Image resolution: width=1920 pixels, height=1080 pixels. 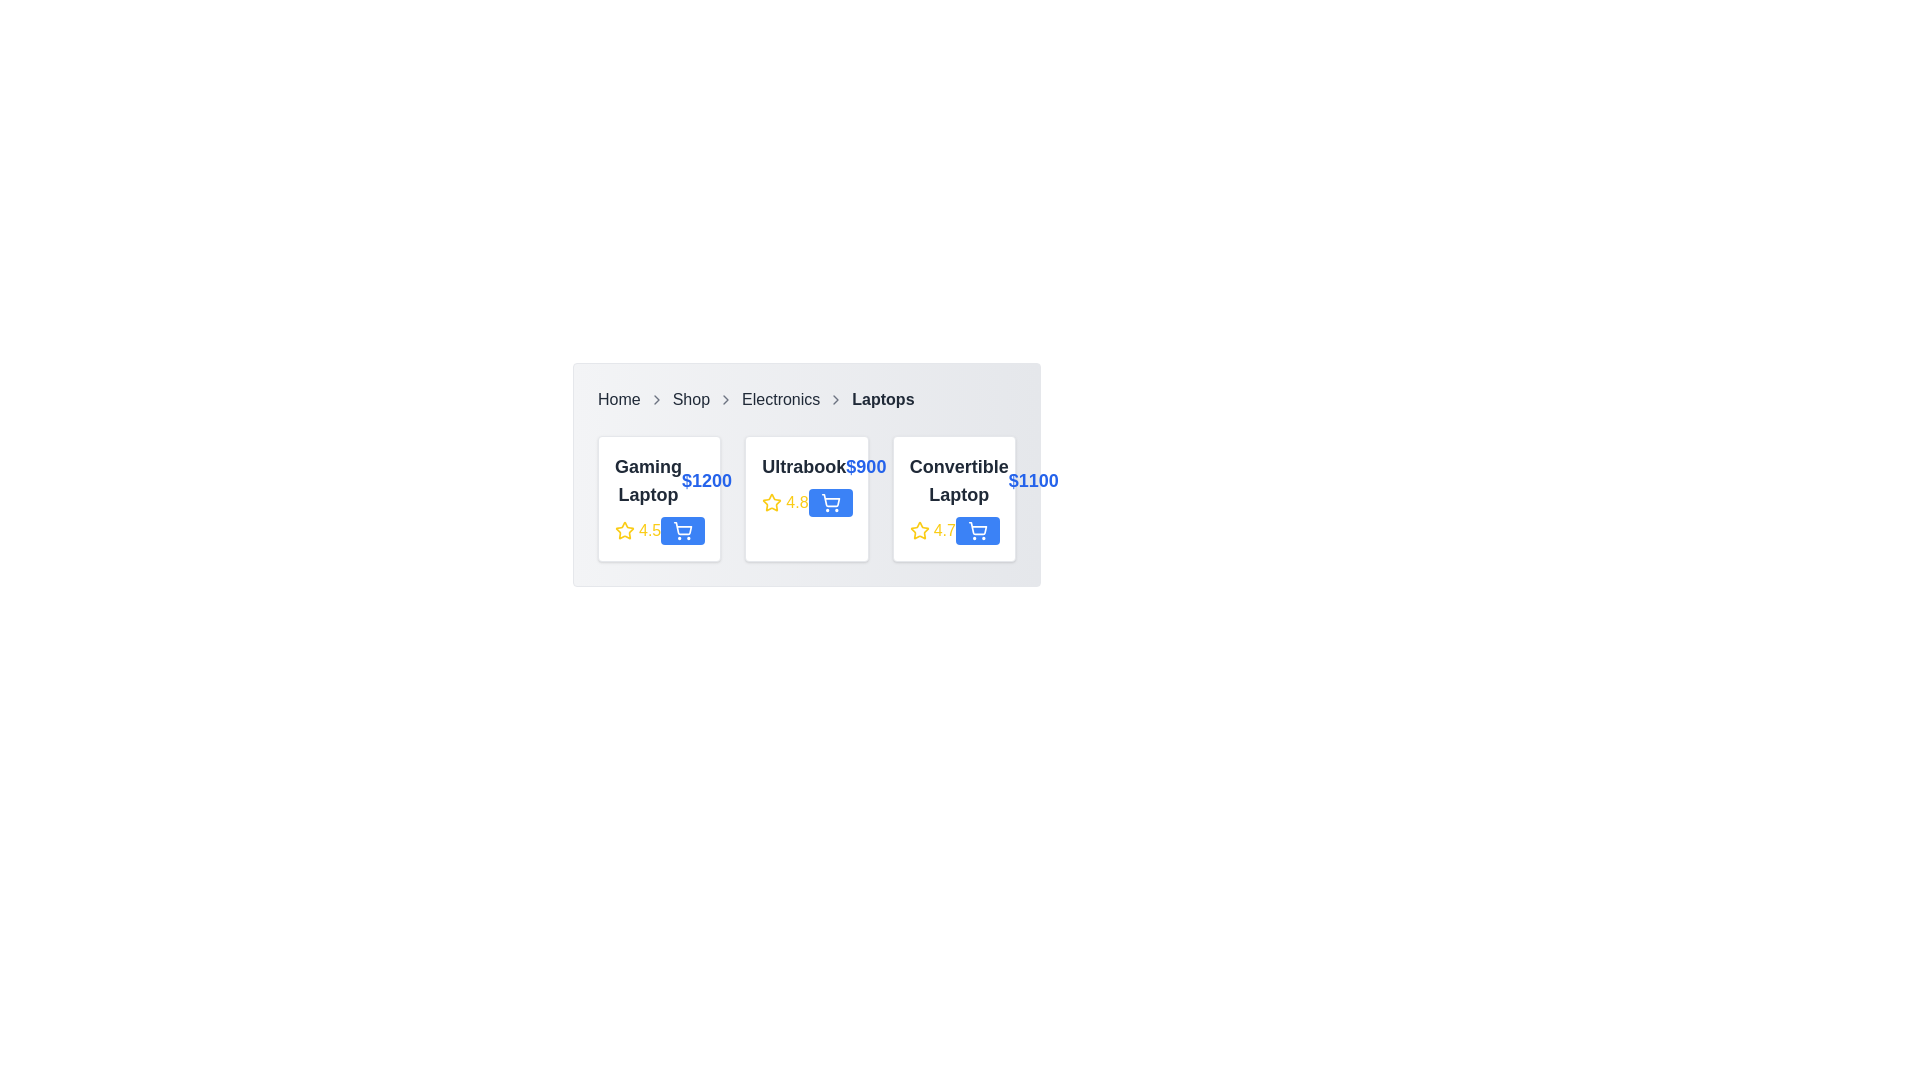 What do you see at coordinates (943, 530) in the screenshot?
I see `the Rating Indicator displaying '4.7' in bold, yellowish color, located to the right of the yellow star icon for the 'Convertible Laptop' card` at bounding box center [943, 530].